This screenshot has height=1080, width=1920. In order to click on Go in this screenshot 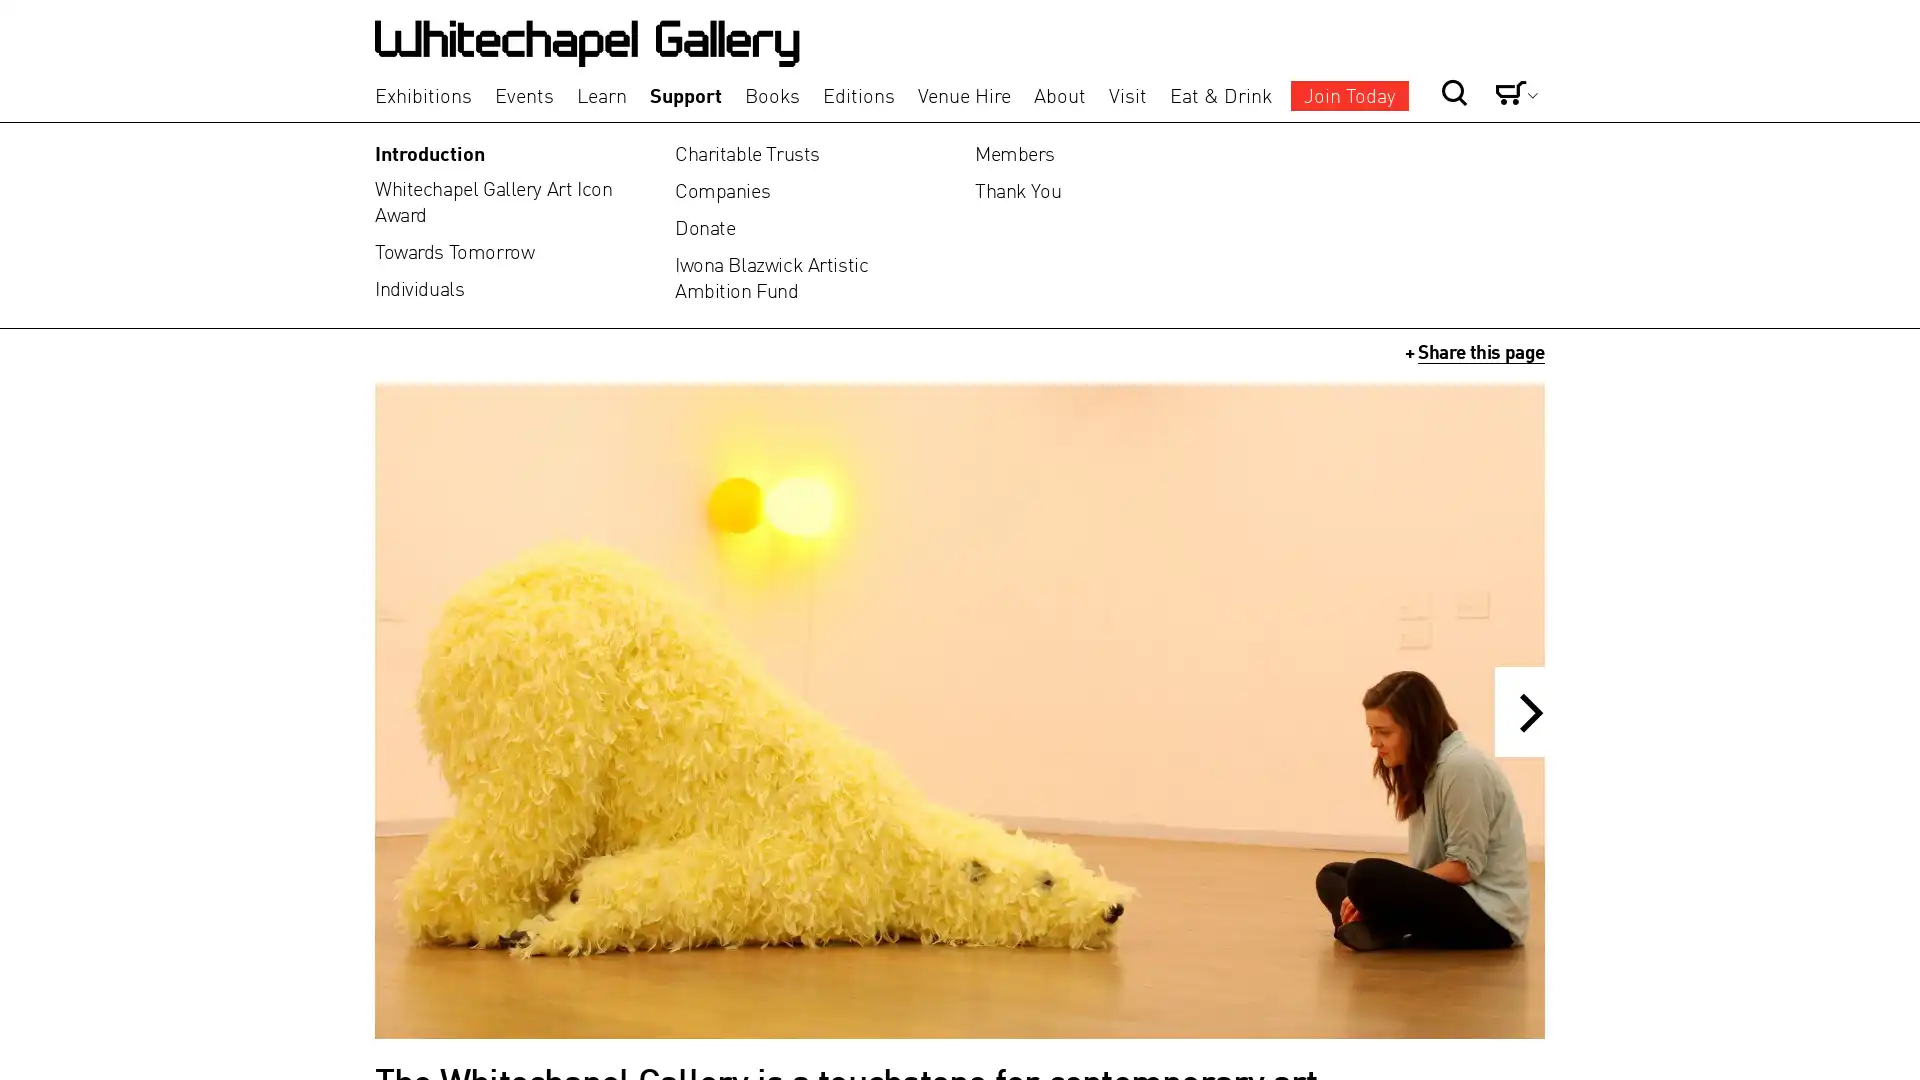, I will do `click(1386, 58)`.